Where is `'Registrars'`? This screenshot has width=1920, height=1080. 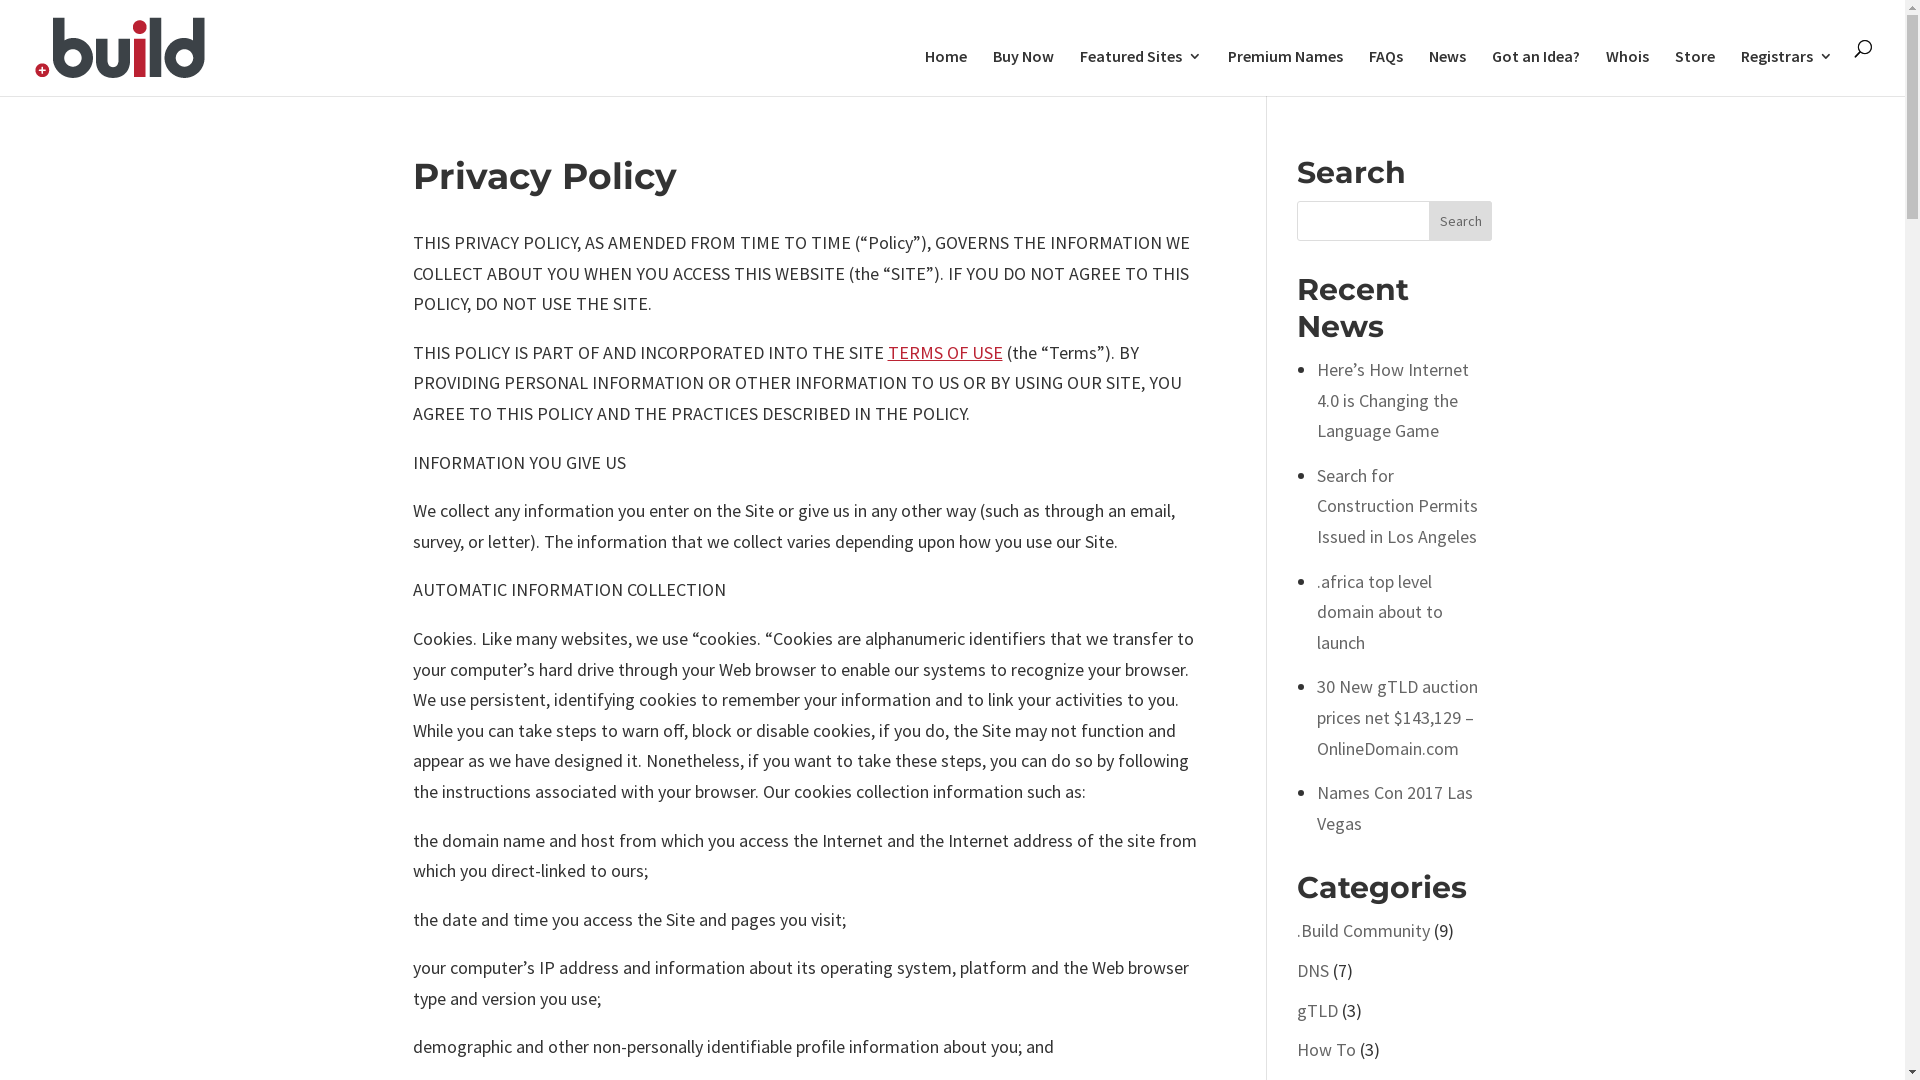 'Registrars' is located at coordinates (1740, 71).